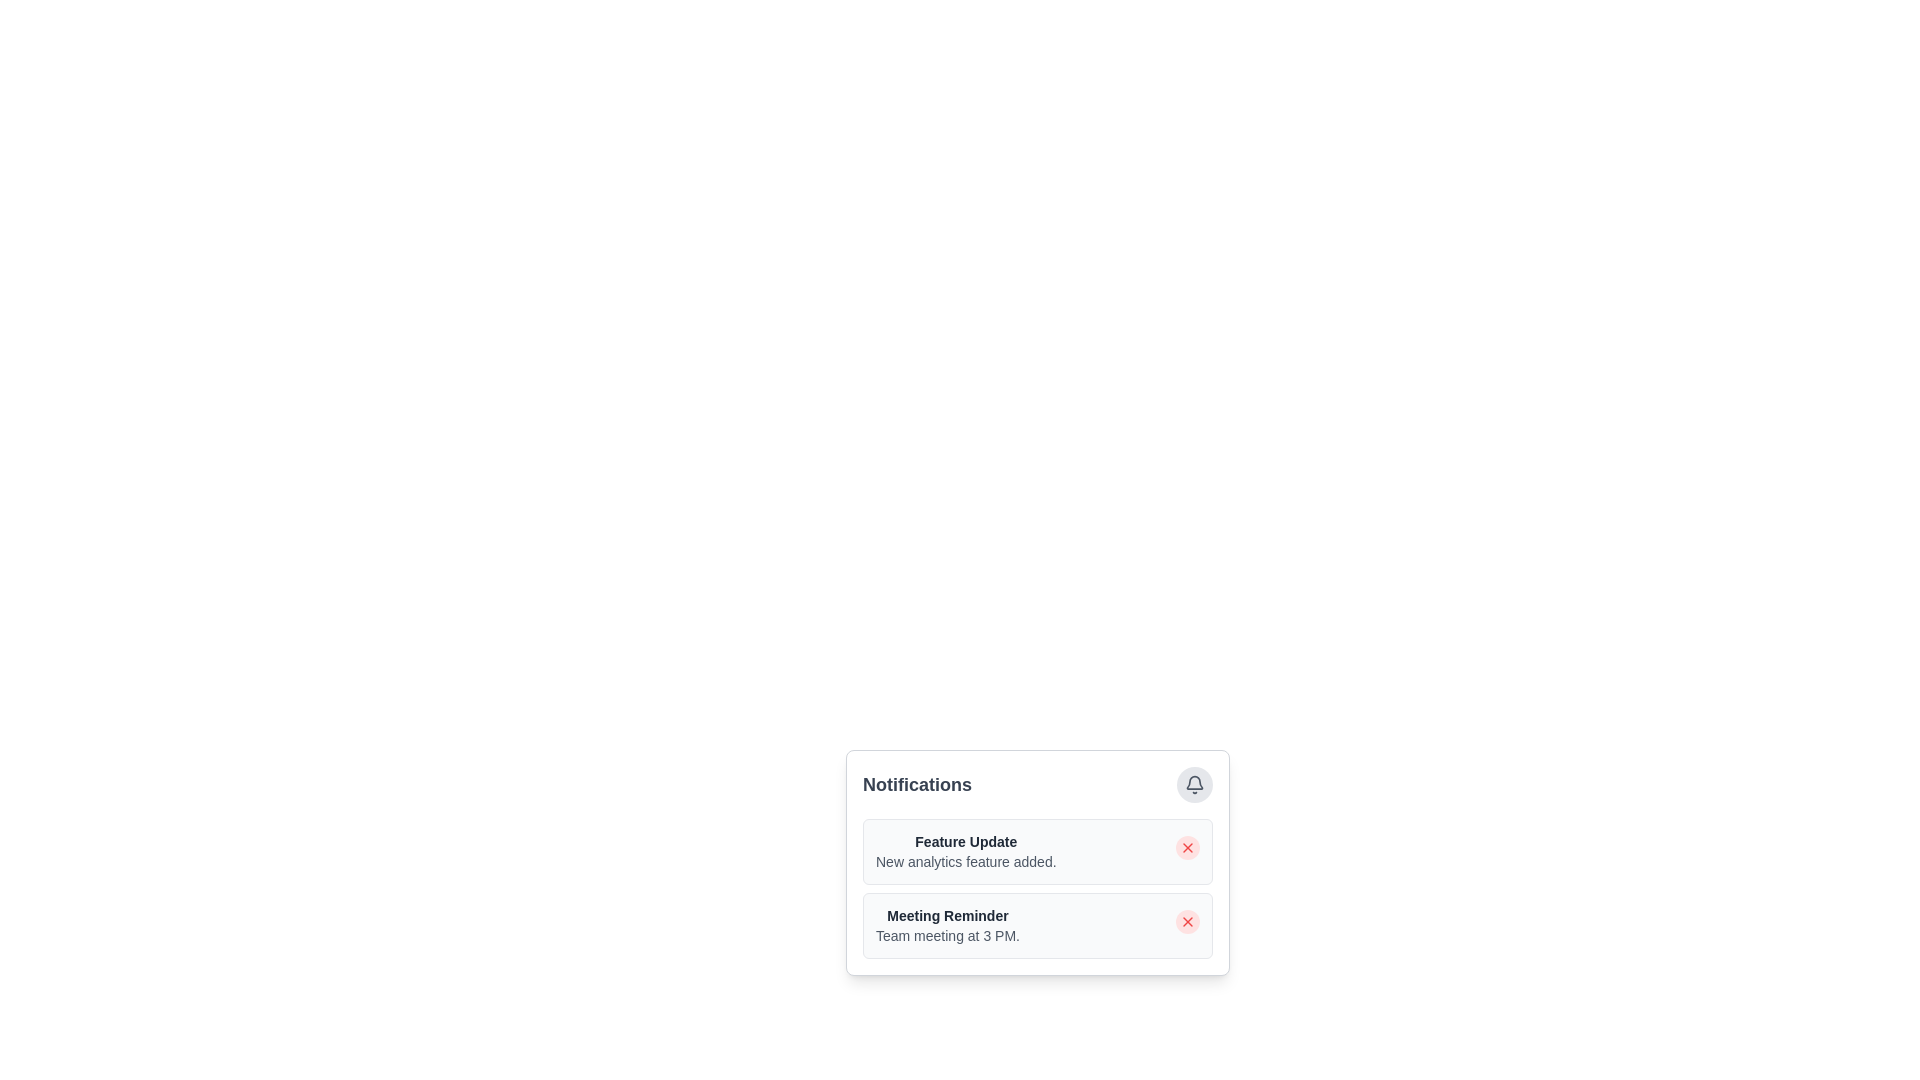 The image size is (1920, 1080). I want to click on the text label that serves as the title for the notification, located within a notification card and positioned above the text 'Team meeting at 3 PM.', so click(946, 915).